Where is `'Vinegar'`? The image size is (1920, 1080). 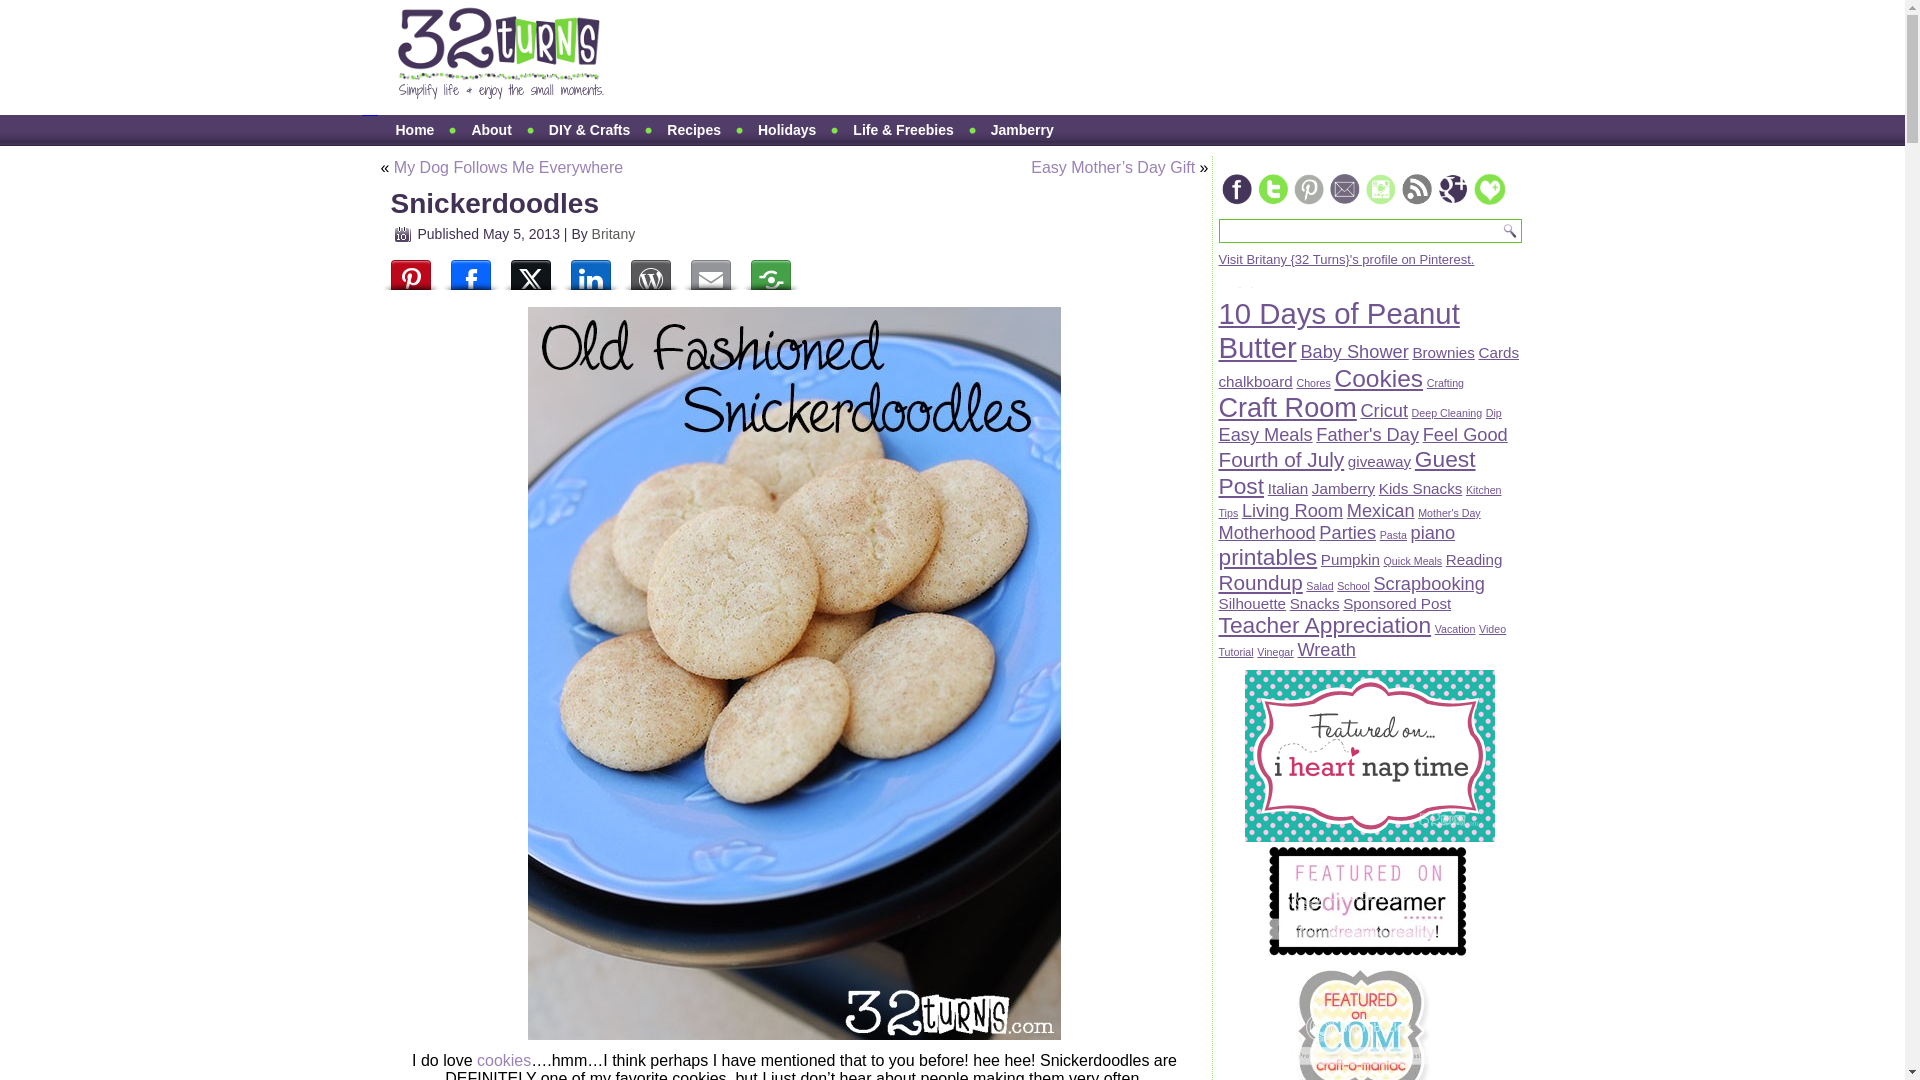 'Vinegar' is located at coordinates (1274, 651).